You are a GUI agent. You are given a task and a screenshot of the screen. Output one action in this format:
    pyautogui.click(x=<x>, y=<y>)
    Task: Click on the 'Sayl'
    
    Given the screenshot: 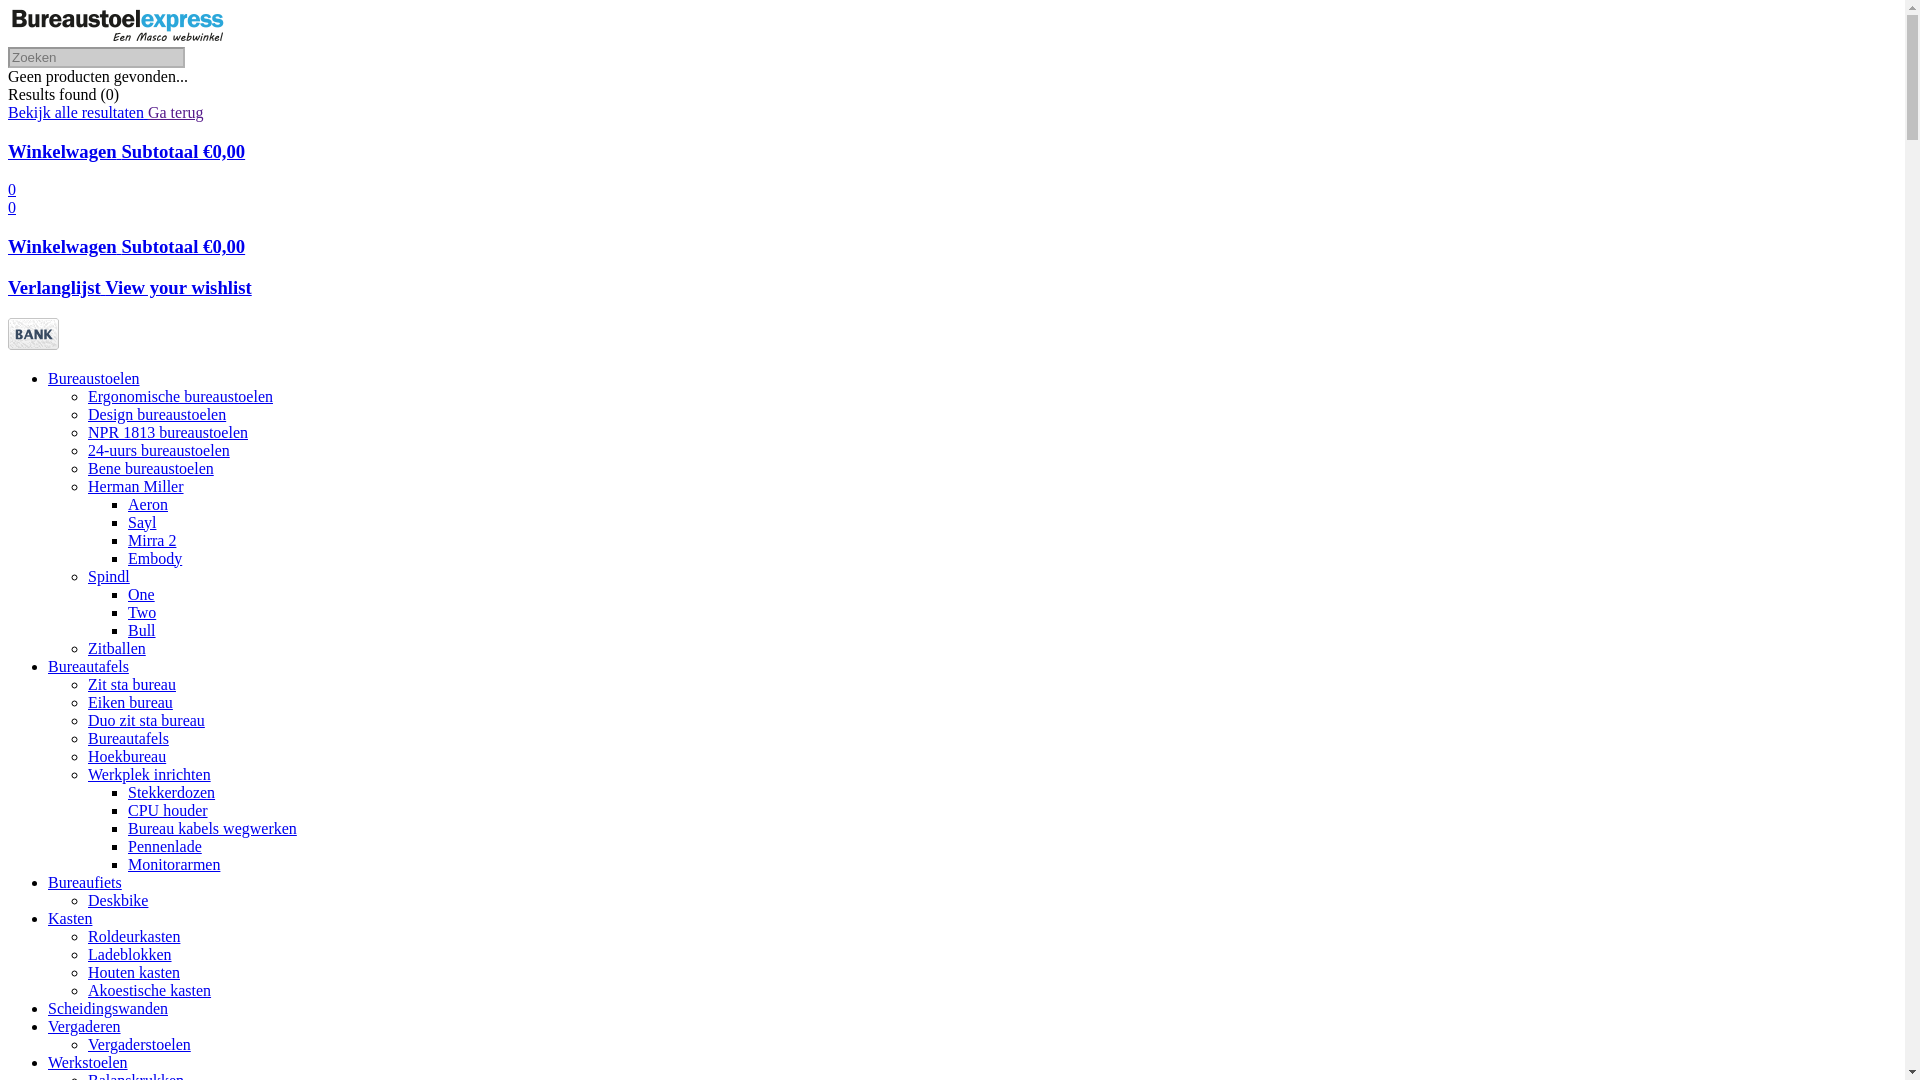 What is the action you would take?
    pyautogui.click(x=141, y=521)
    